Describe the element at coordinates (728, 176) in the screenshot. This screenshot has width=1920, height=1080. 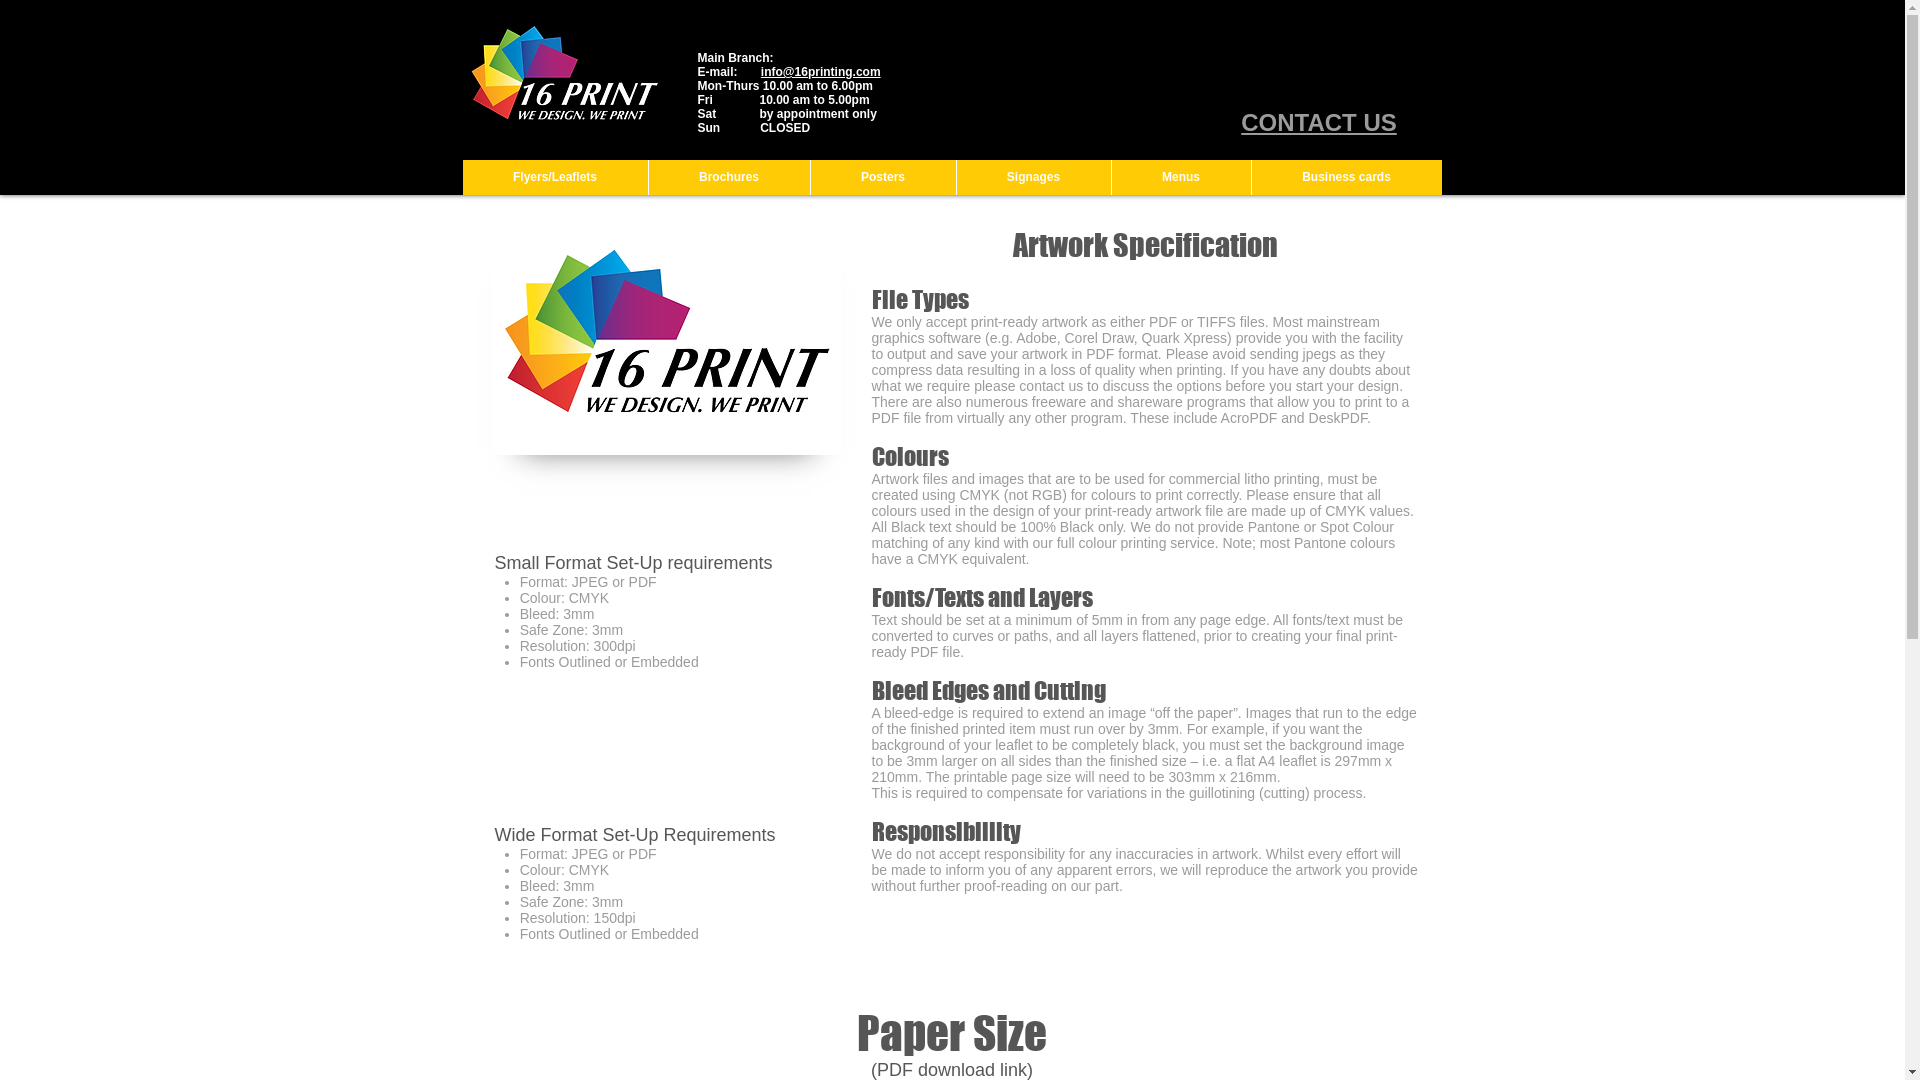
I see `'Brochures'` at that location.